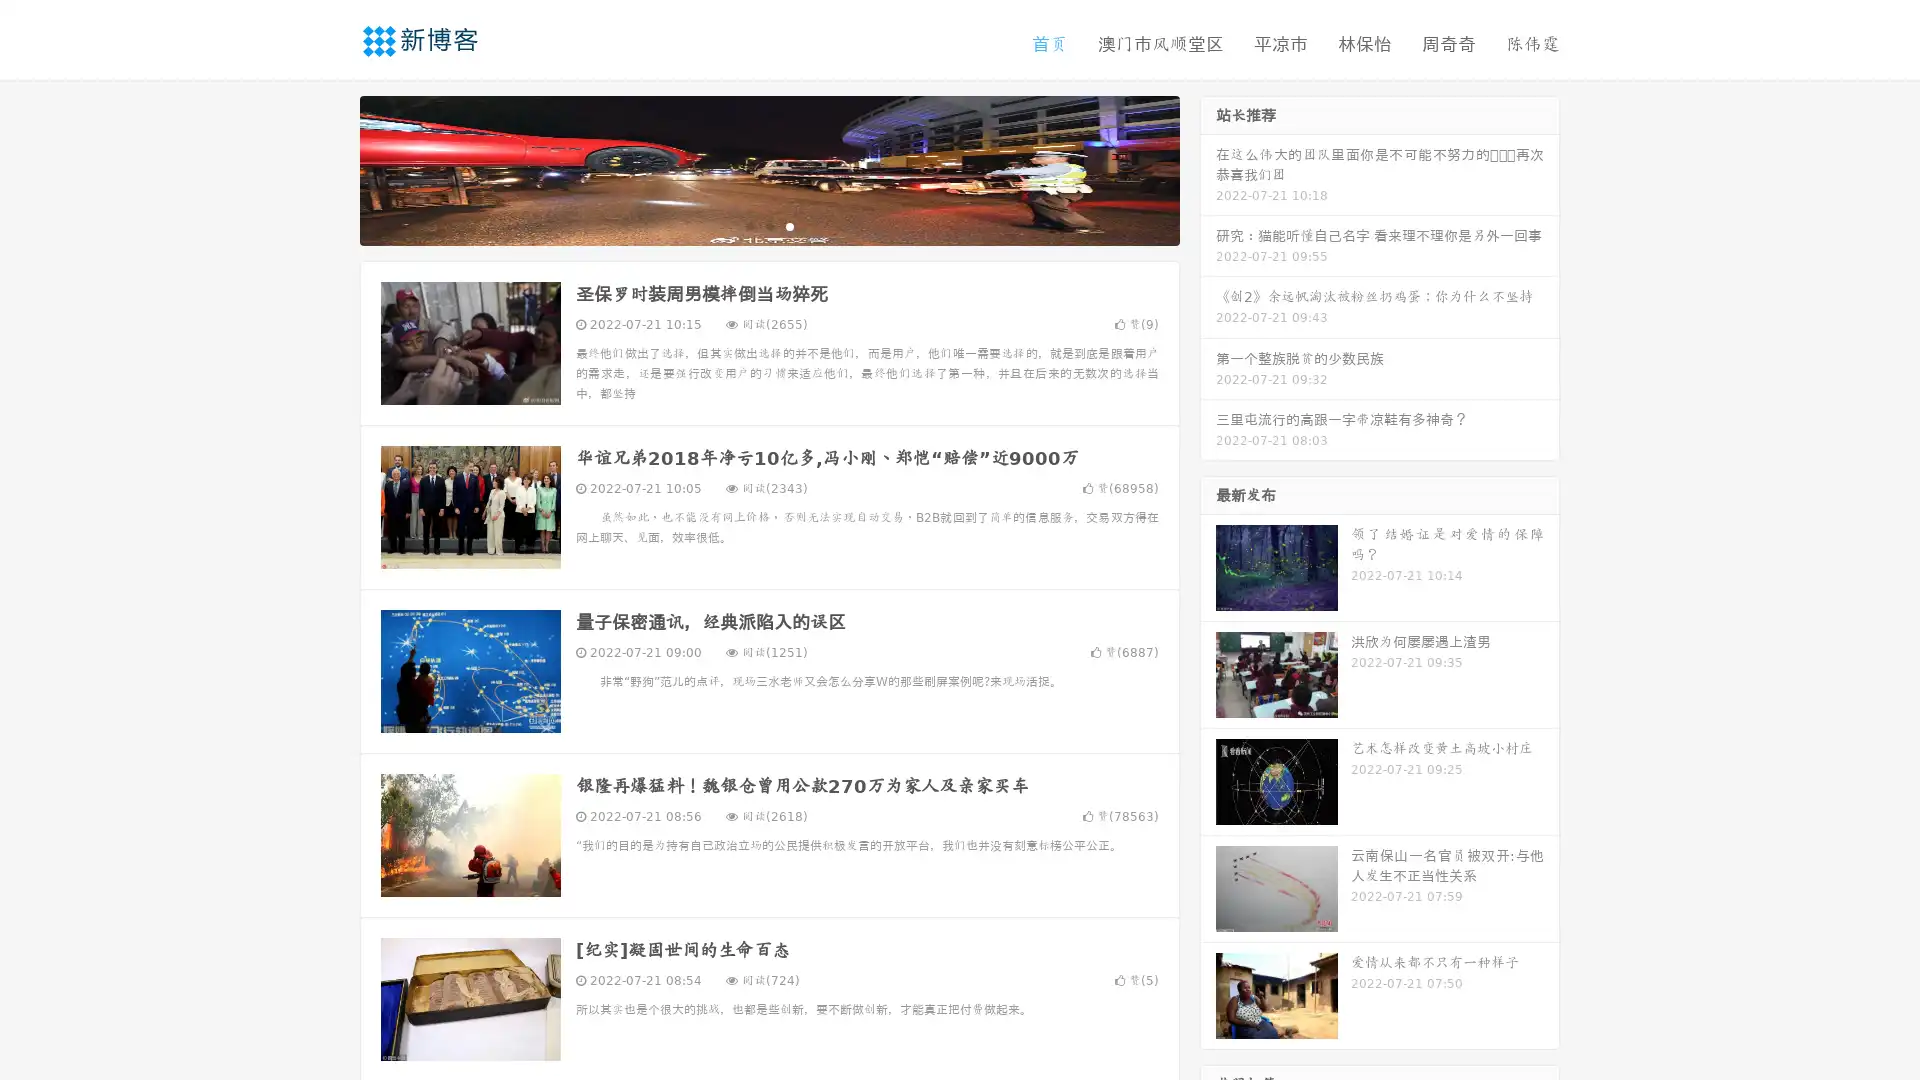 This screenshot has height=1080, width=1920. I want to click on Go to slide 3, so click(789, 225).